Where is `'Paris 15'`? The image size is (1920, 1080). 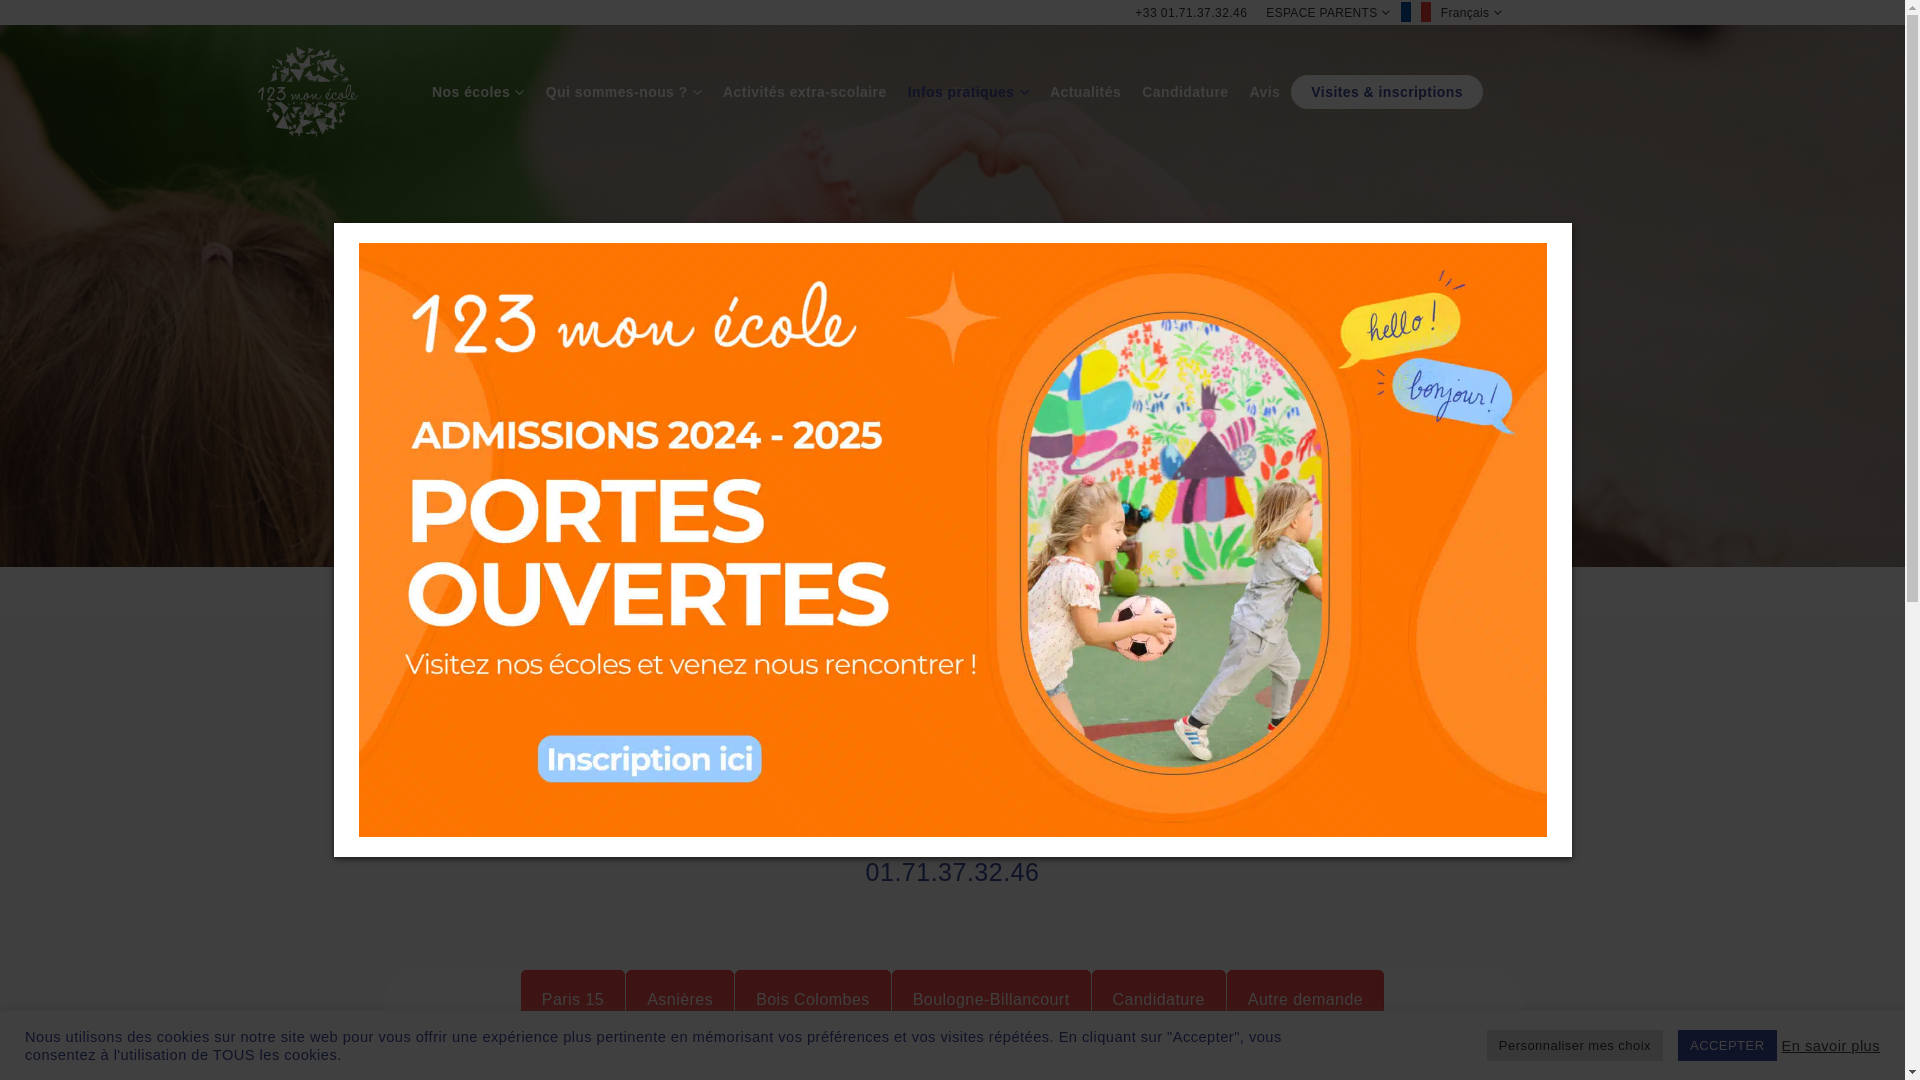
'Paris 15' is located at coordinates (571, 999).